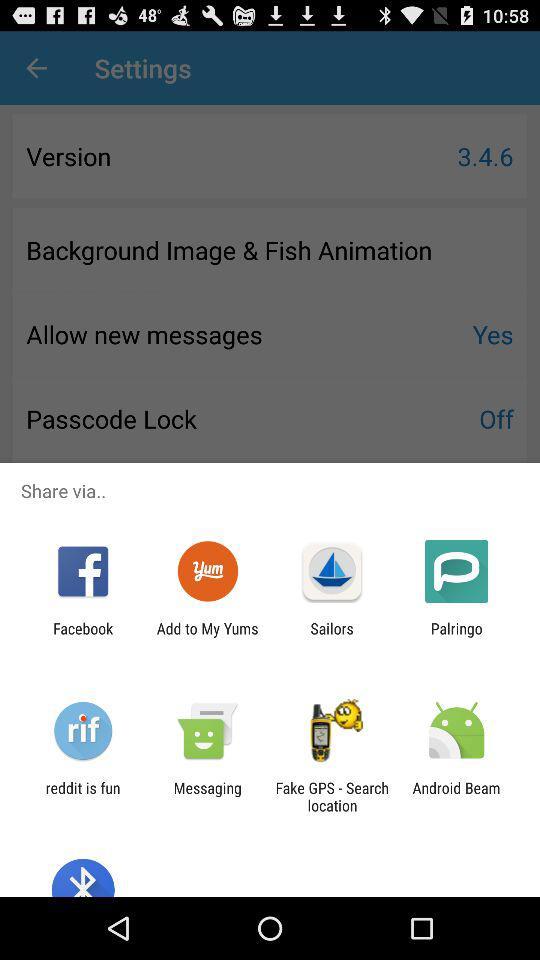 Image resolution: width=540 pixels, height=960 pixels. Describe the element at coordinates (332, 636) in the screenshot. I see `the item next to the add to my` at that location.